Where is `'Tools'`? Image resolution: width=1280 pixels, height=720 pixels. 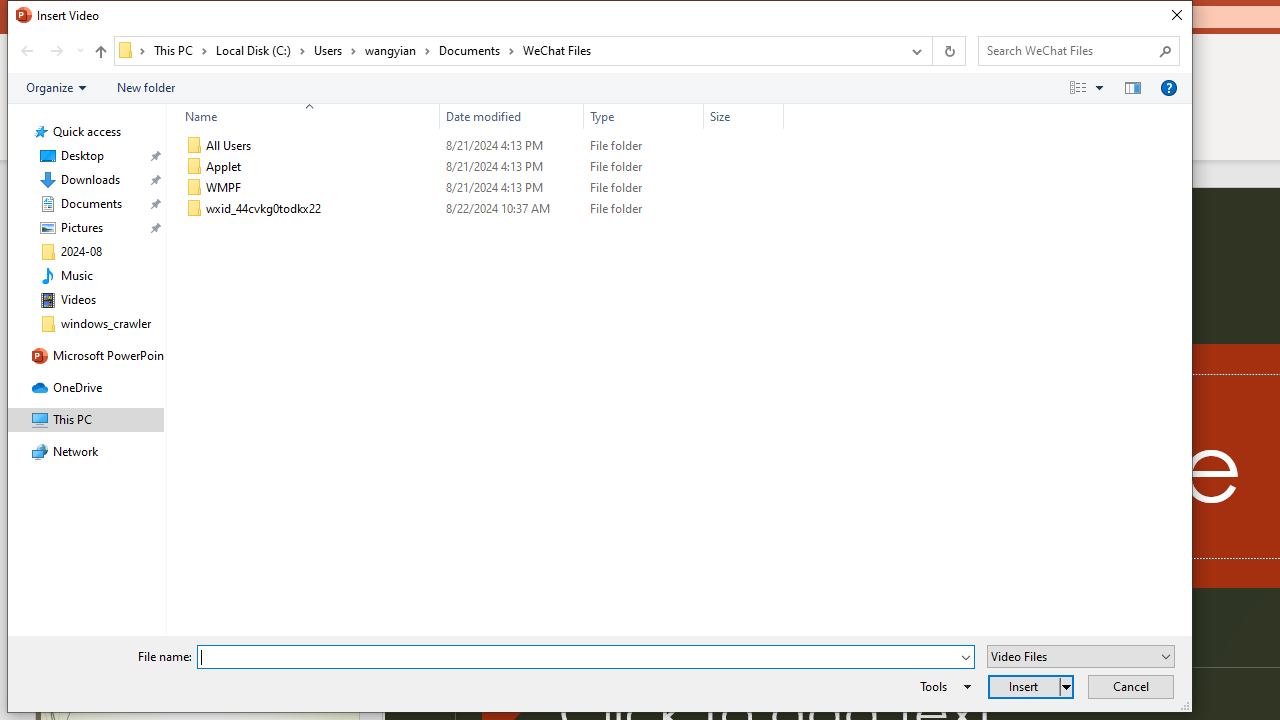 'Tools' is located at coordinates (941, 685).